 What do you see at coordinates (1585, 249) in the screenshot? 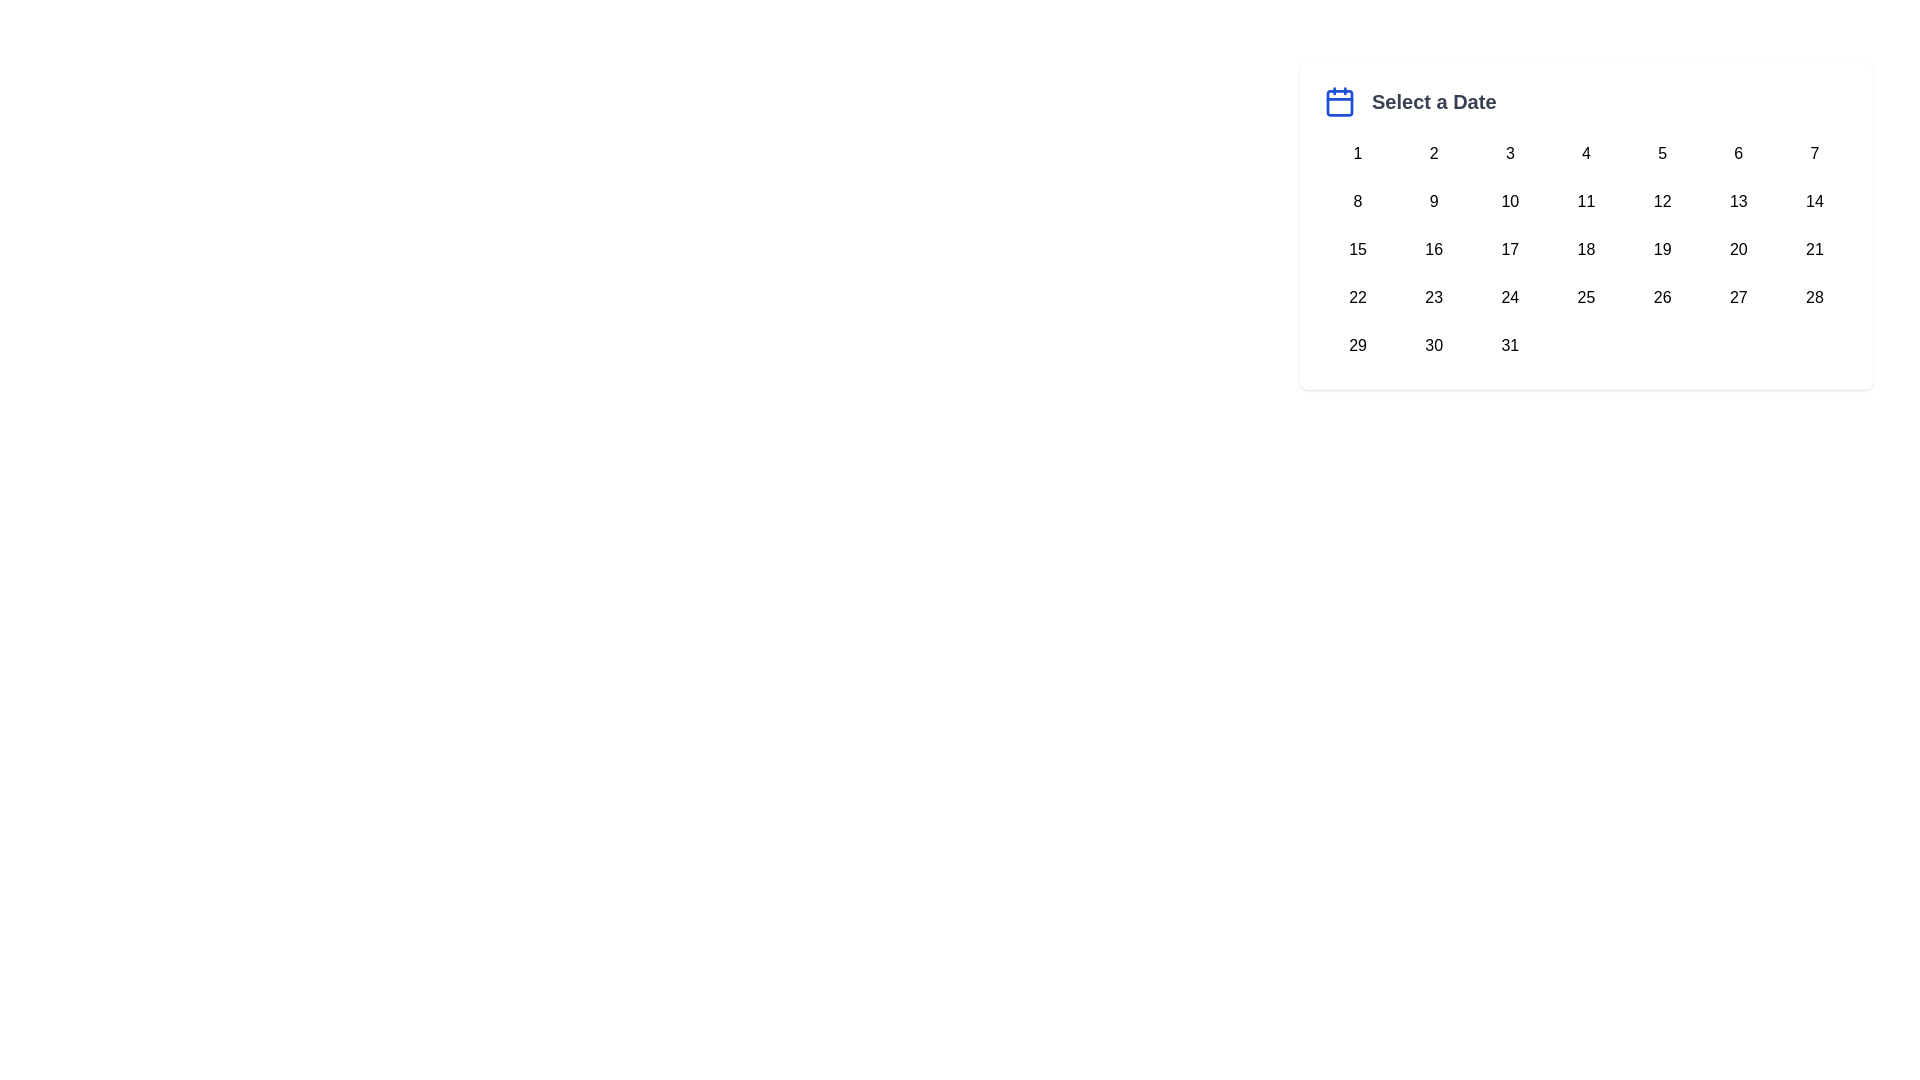
I see `the button representing the date 18 in the calendar interface` at bounding box center [1585, 249].